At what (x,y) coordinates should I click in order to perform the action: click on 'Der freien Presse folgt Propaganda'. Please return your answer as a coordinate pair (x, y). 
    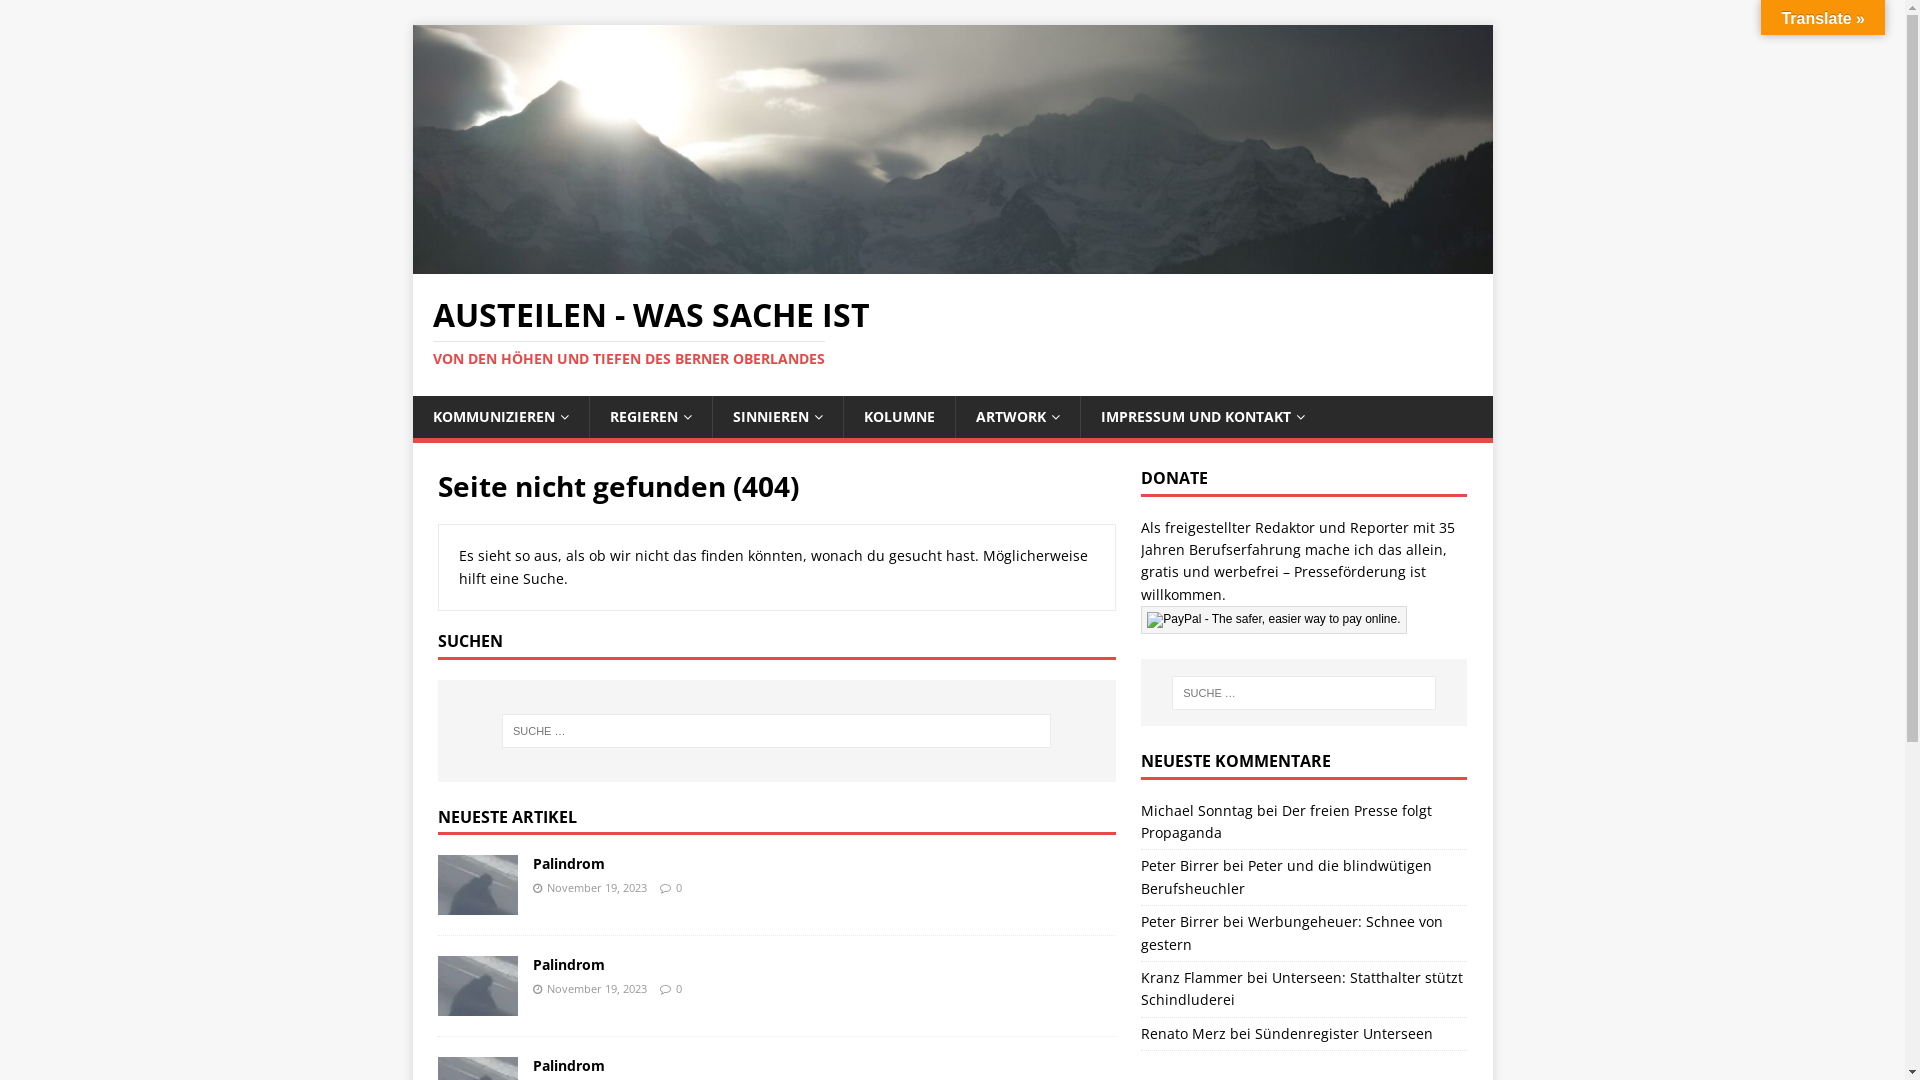
    Looking at the image, I should click on (1286, 821).